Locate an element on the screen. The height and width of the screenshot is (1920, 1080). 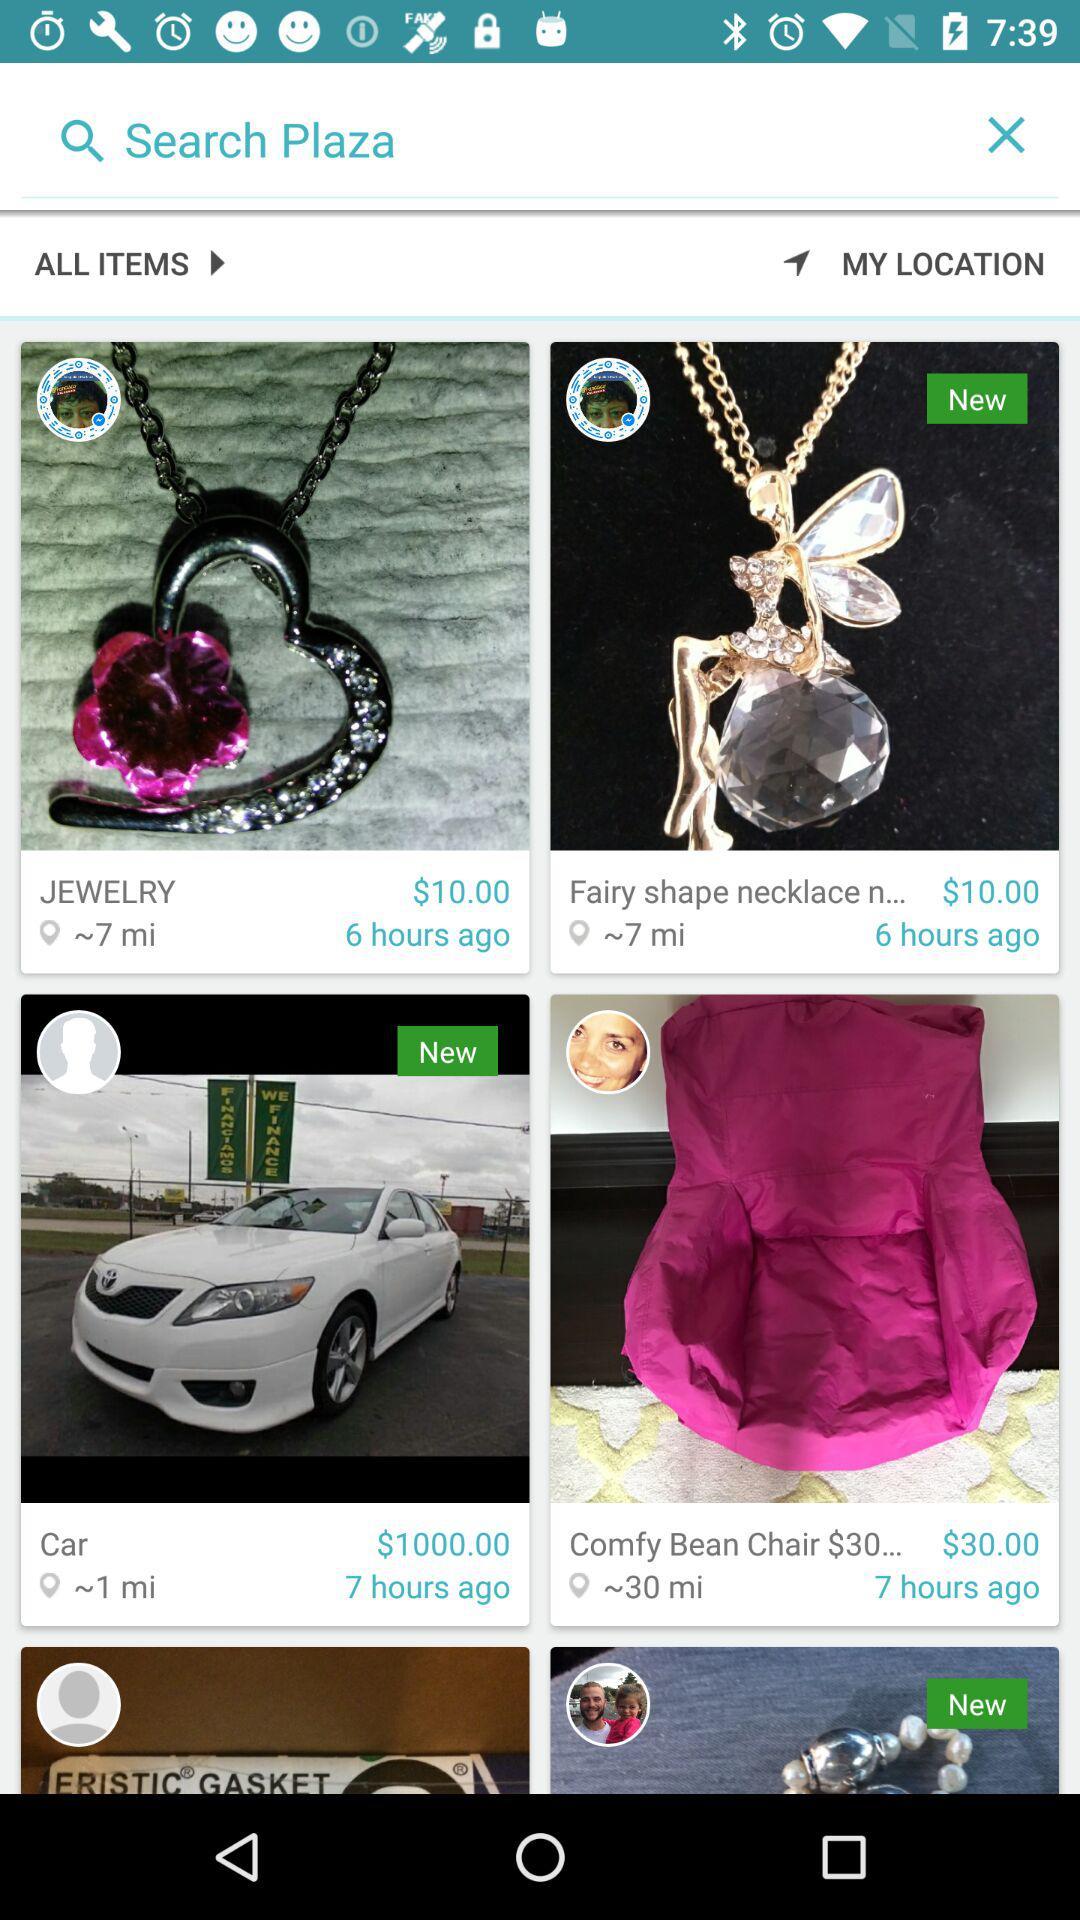
option is located at coordinates (487, 133).